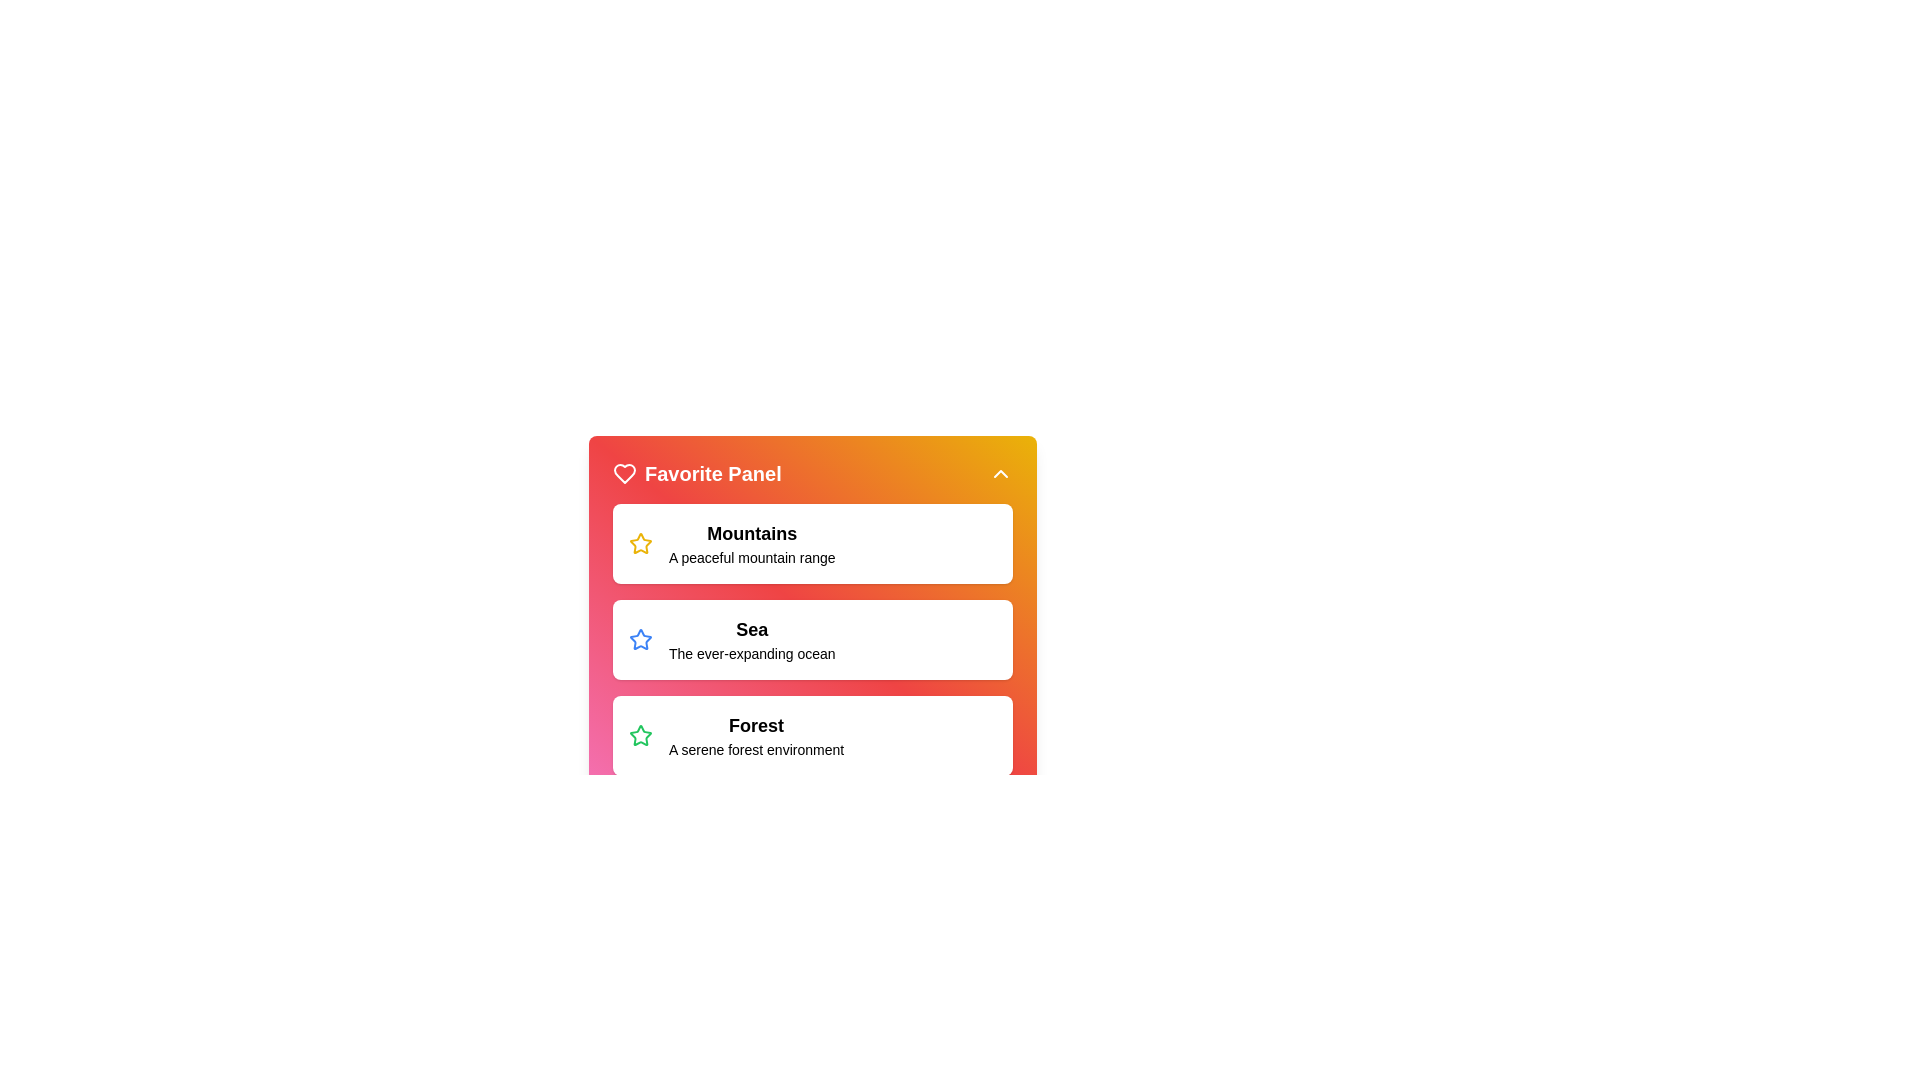 This screenshot has height=1080, width=1920. I want to click on the Content block representing a selection or favorite item within the 'Favorite Panel', located below 'Mountains' and above 'Forest', so click(812, 616).